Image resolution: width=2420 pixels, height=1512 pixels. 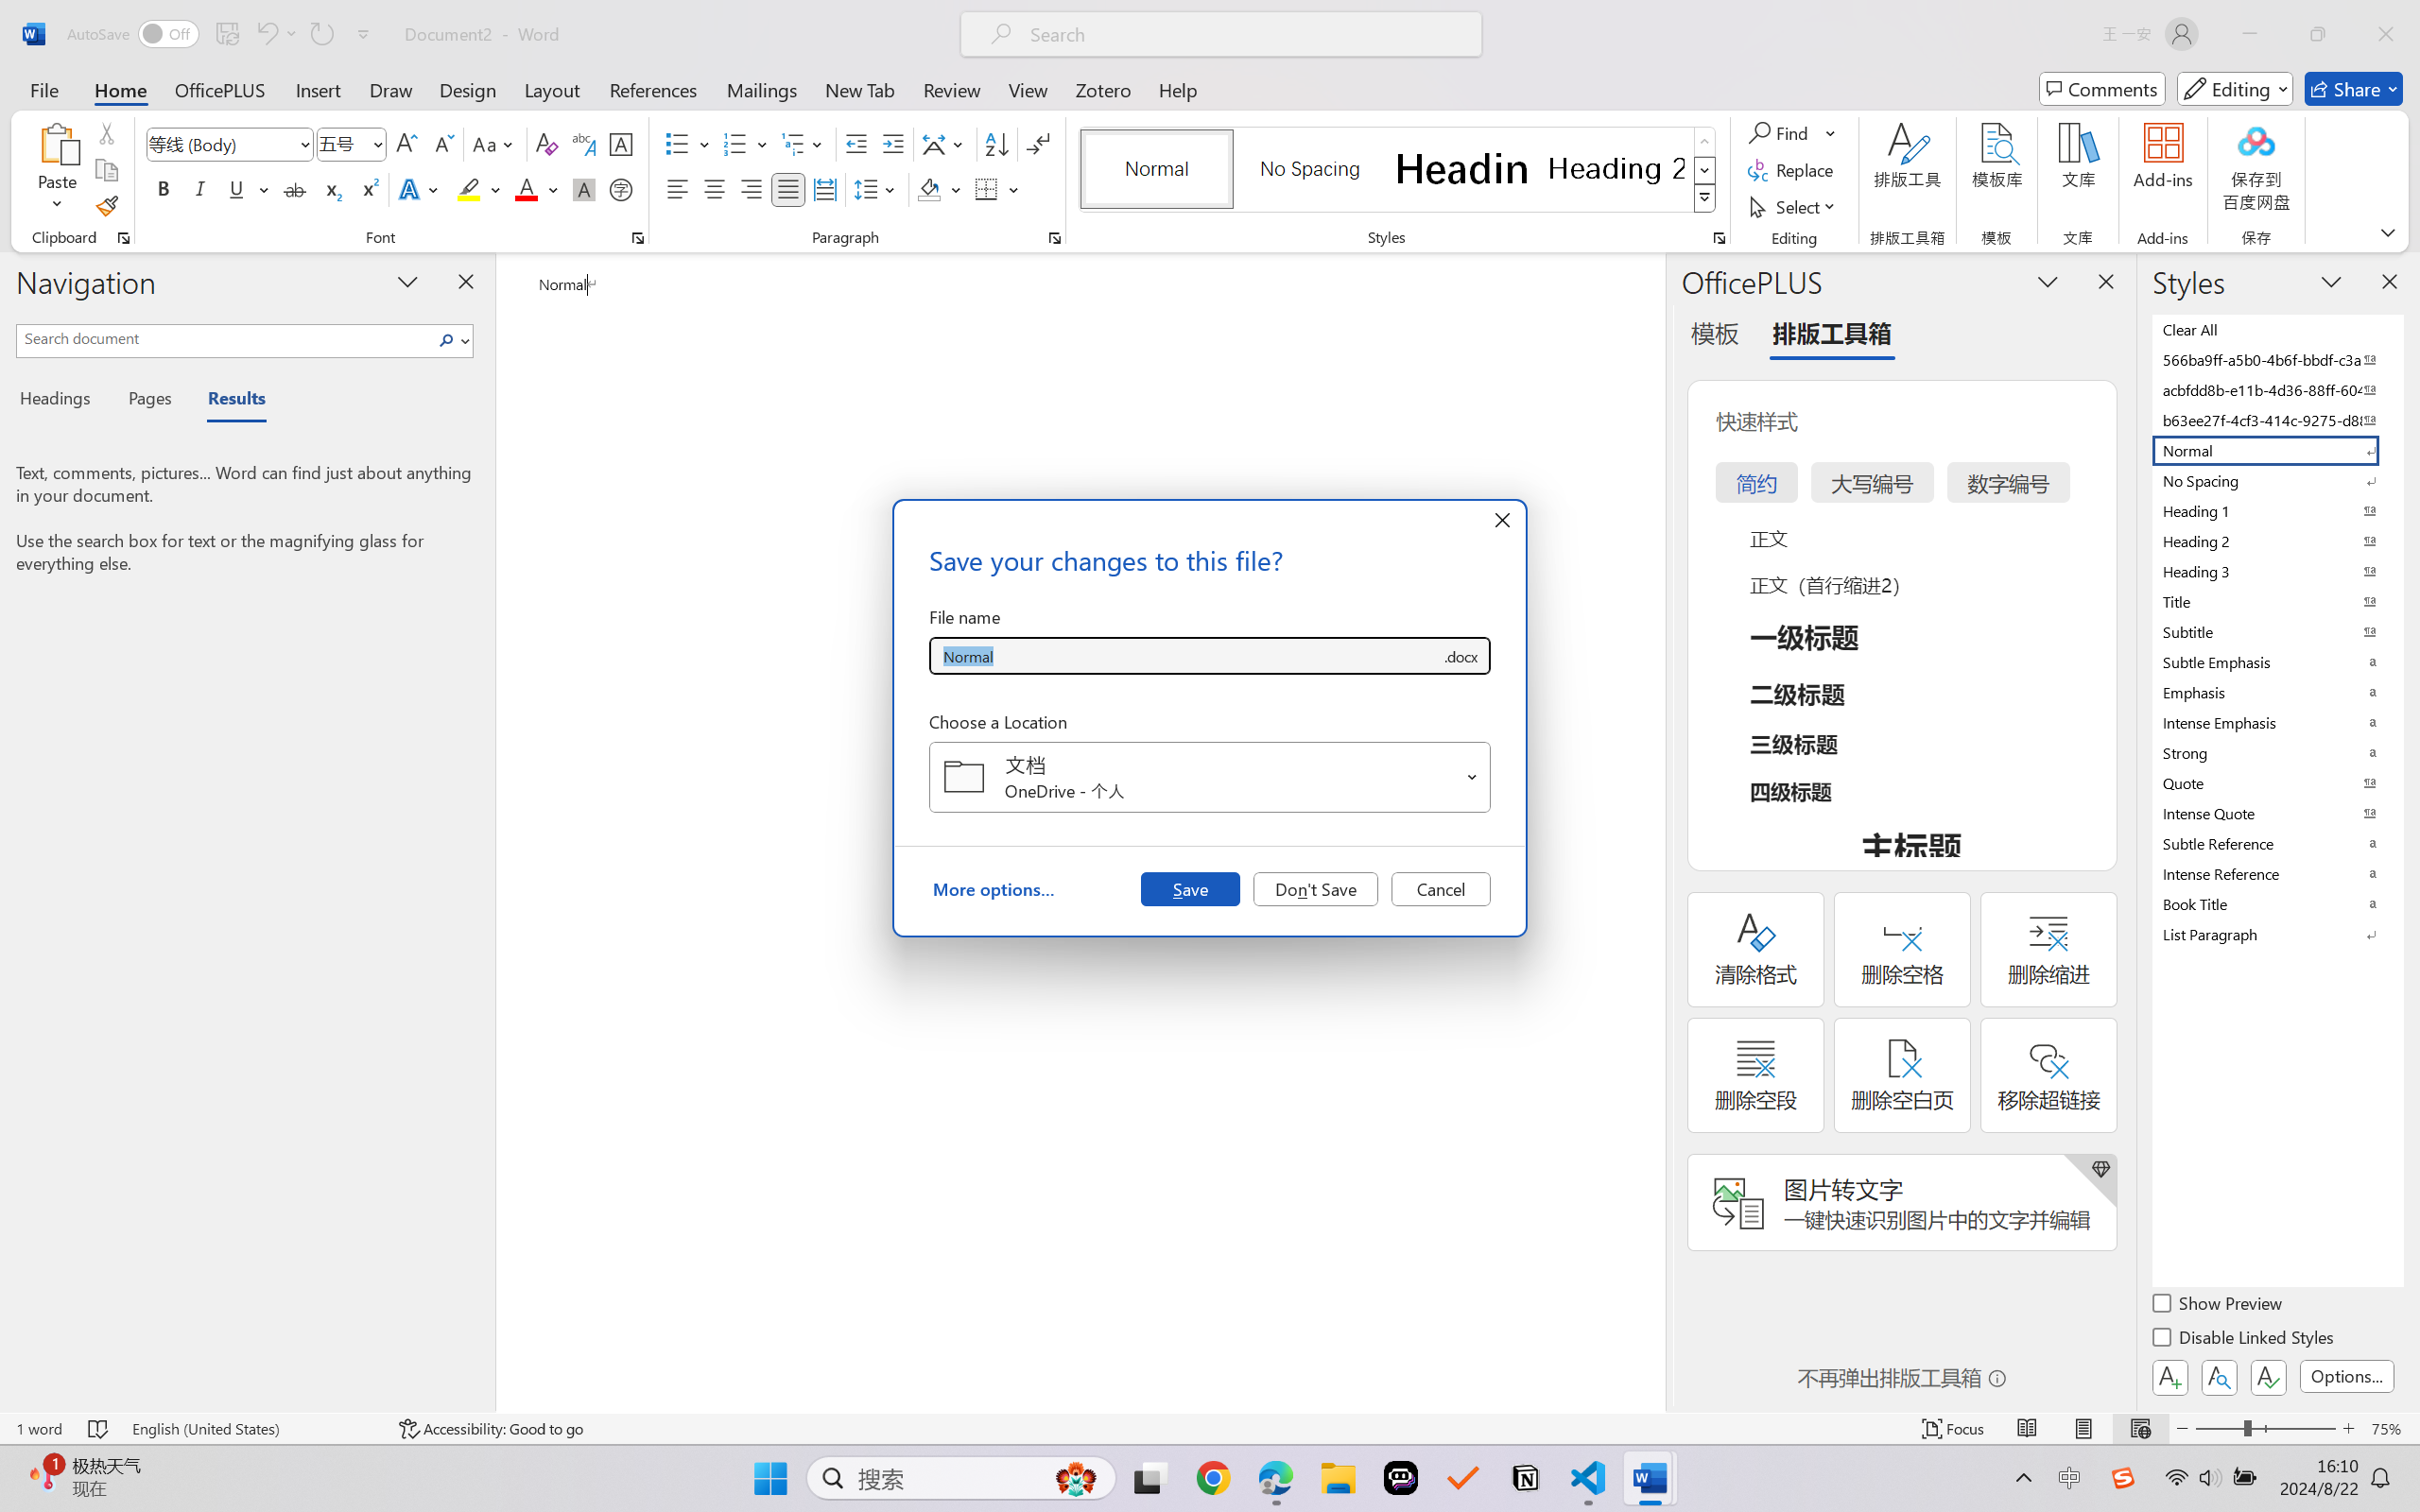 I want to click on 'No Spacing', so click(x=2275, y=479).